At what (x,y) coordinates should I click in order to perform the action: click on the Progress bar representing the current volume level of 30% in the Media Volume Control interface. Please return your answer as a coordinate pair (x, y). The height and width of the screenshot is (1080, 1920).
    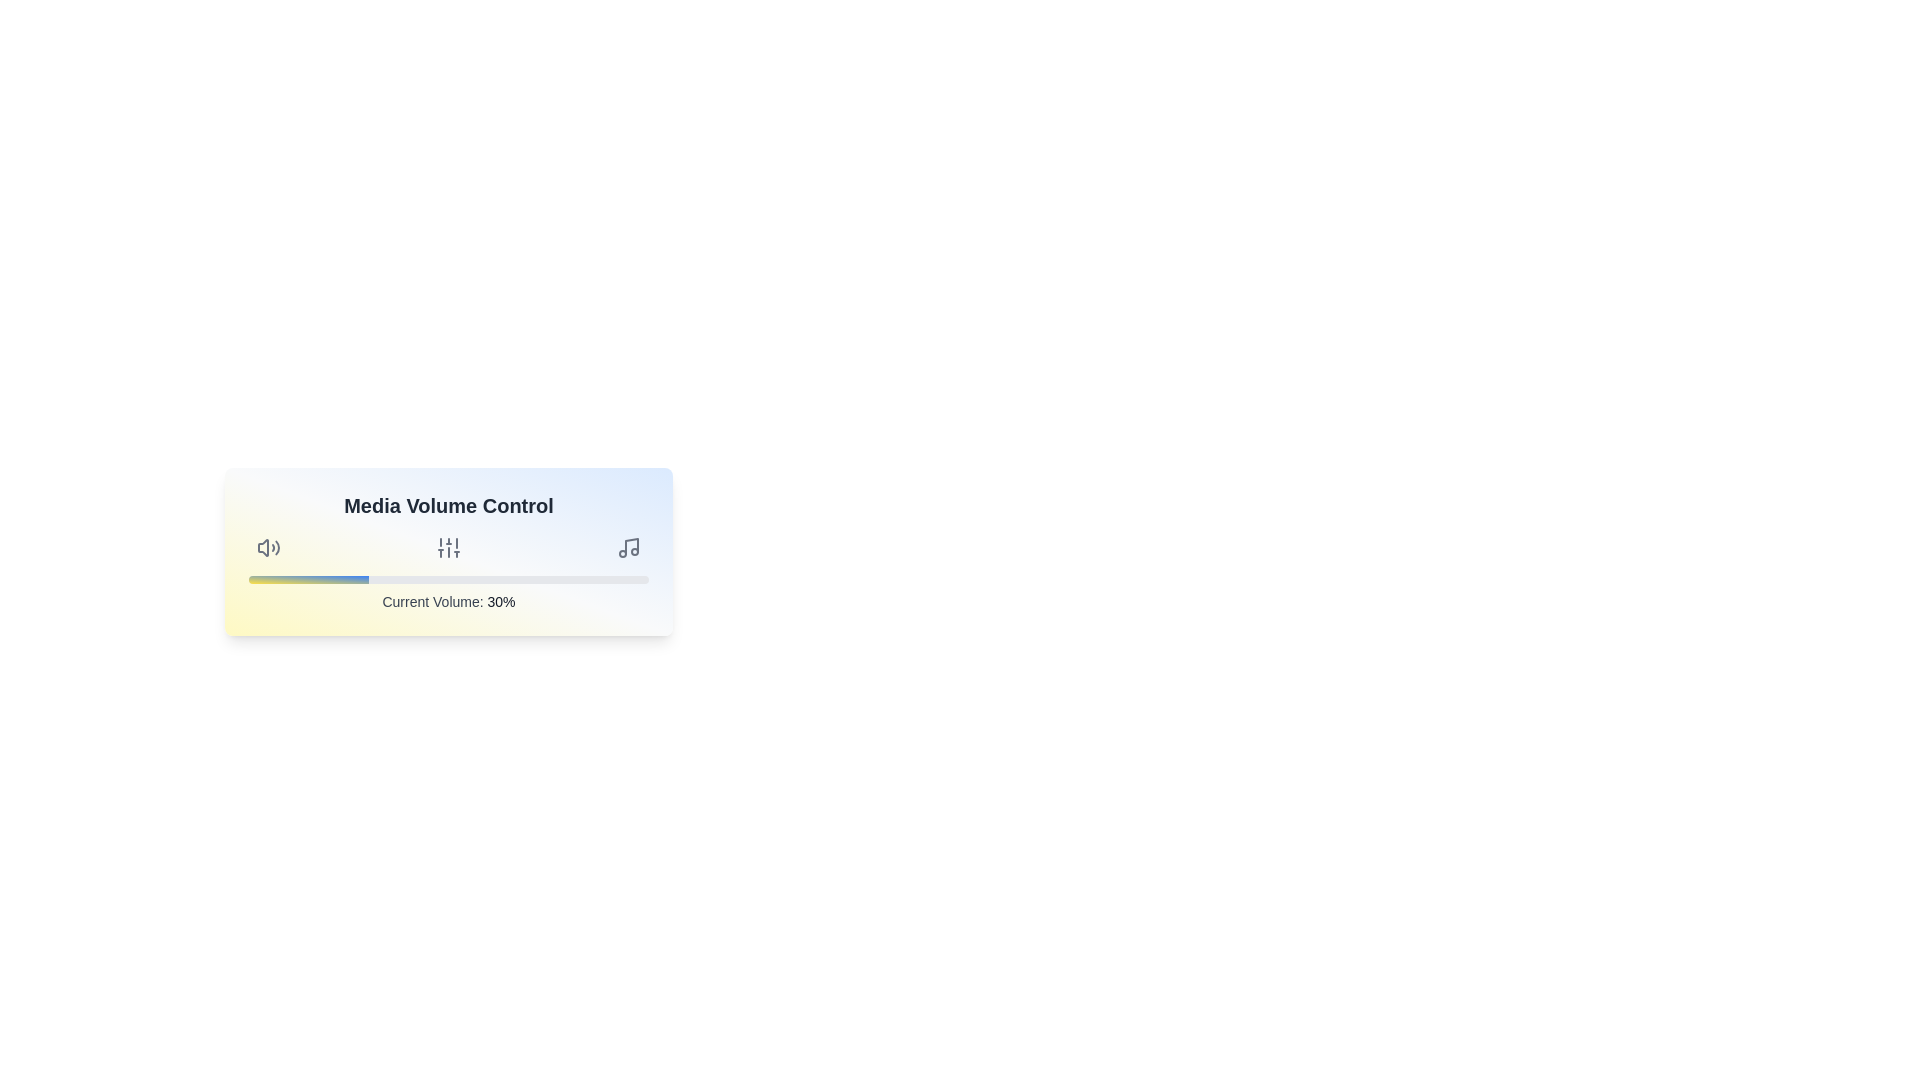
    Looking at the image, I should click on (448, 579).